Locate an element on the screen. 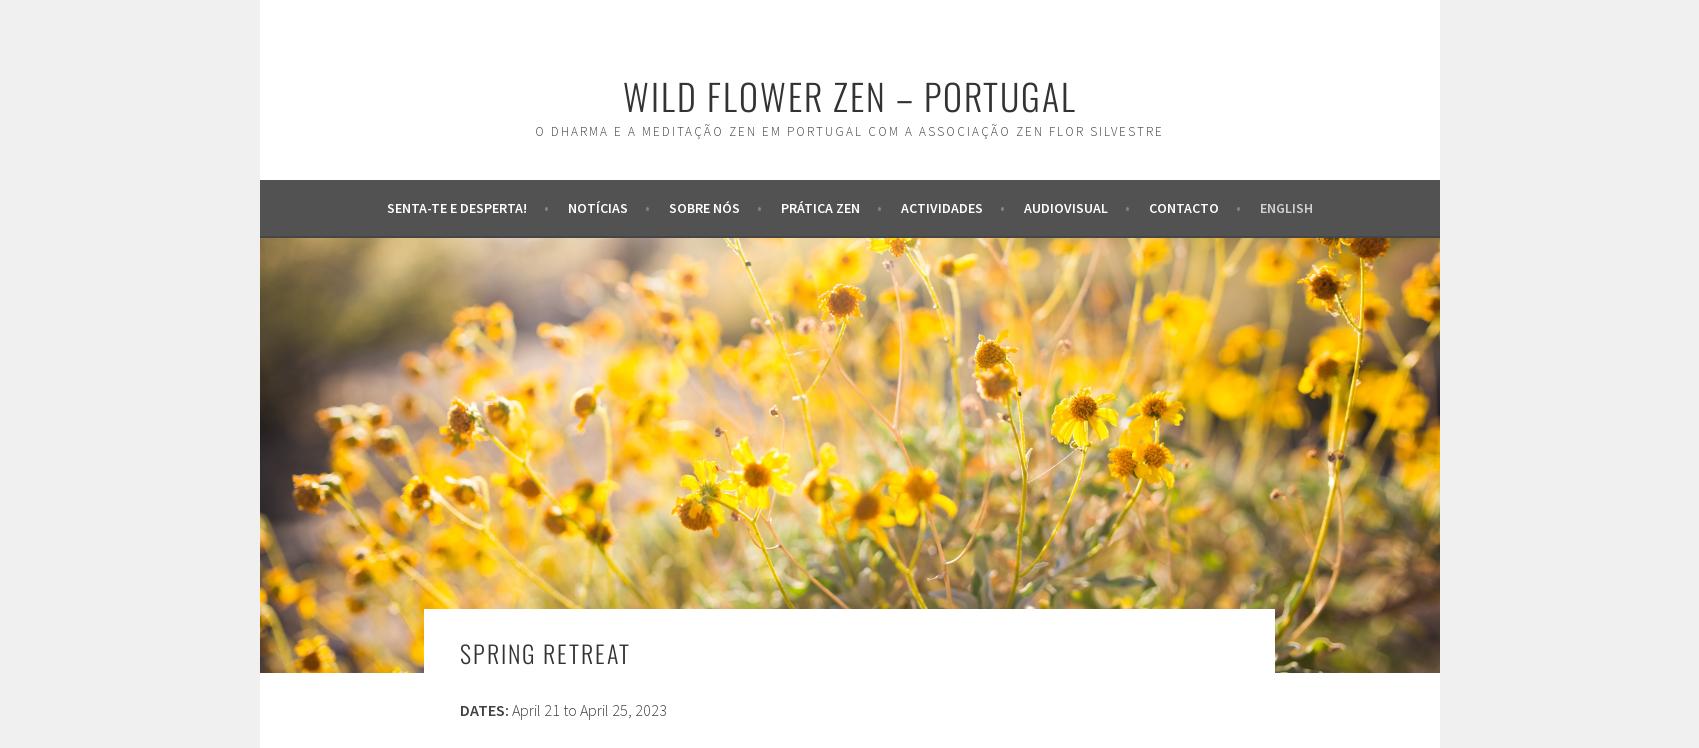  'April 21 to April 25, 2023' is located at coordinates (587, 708).